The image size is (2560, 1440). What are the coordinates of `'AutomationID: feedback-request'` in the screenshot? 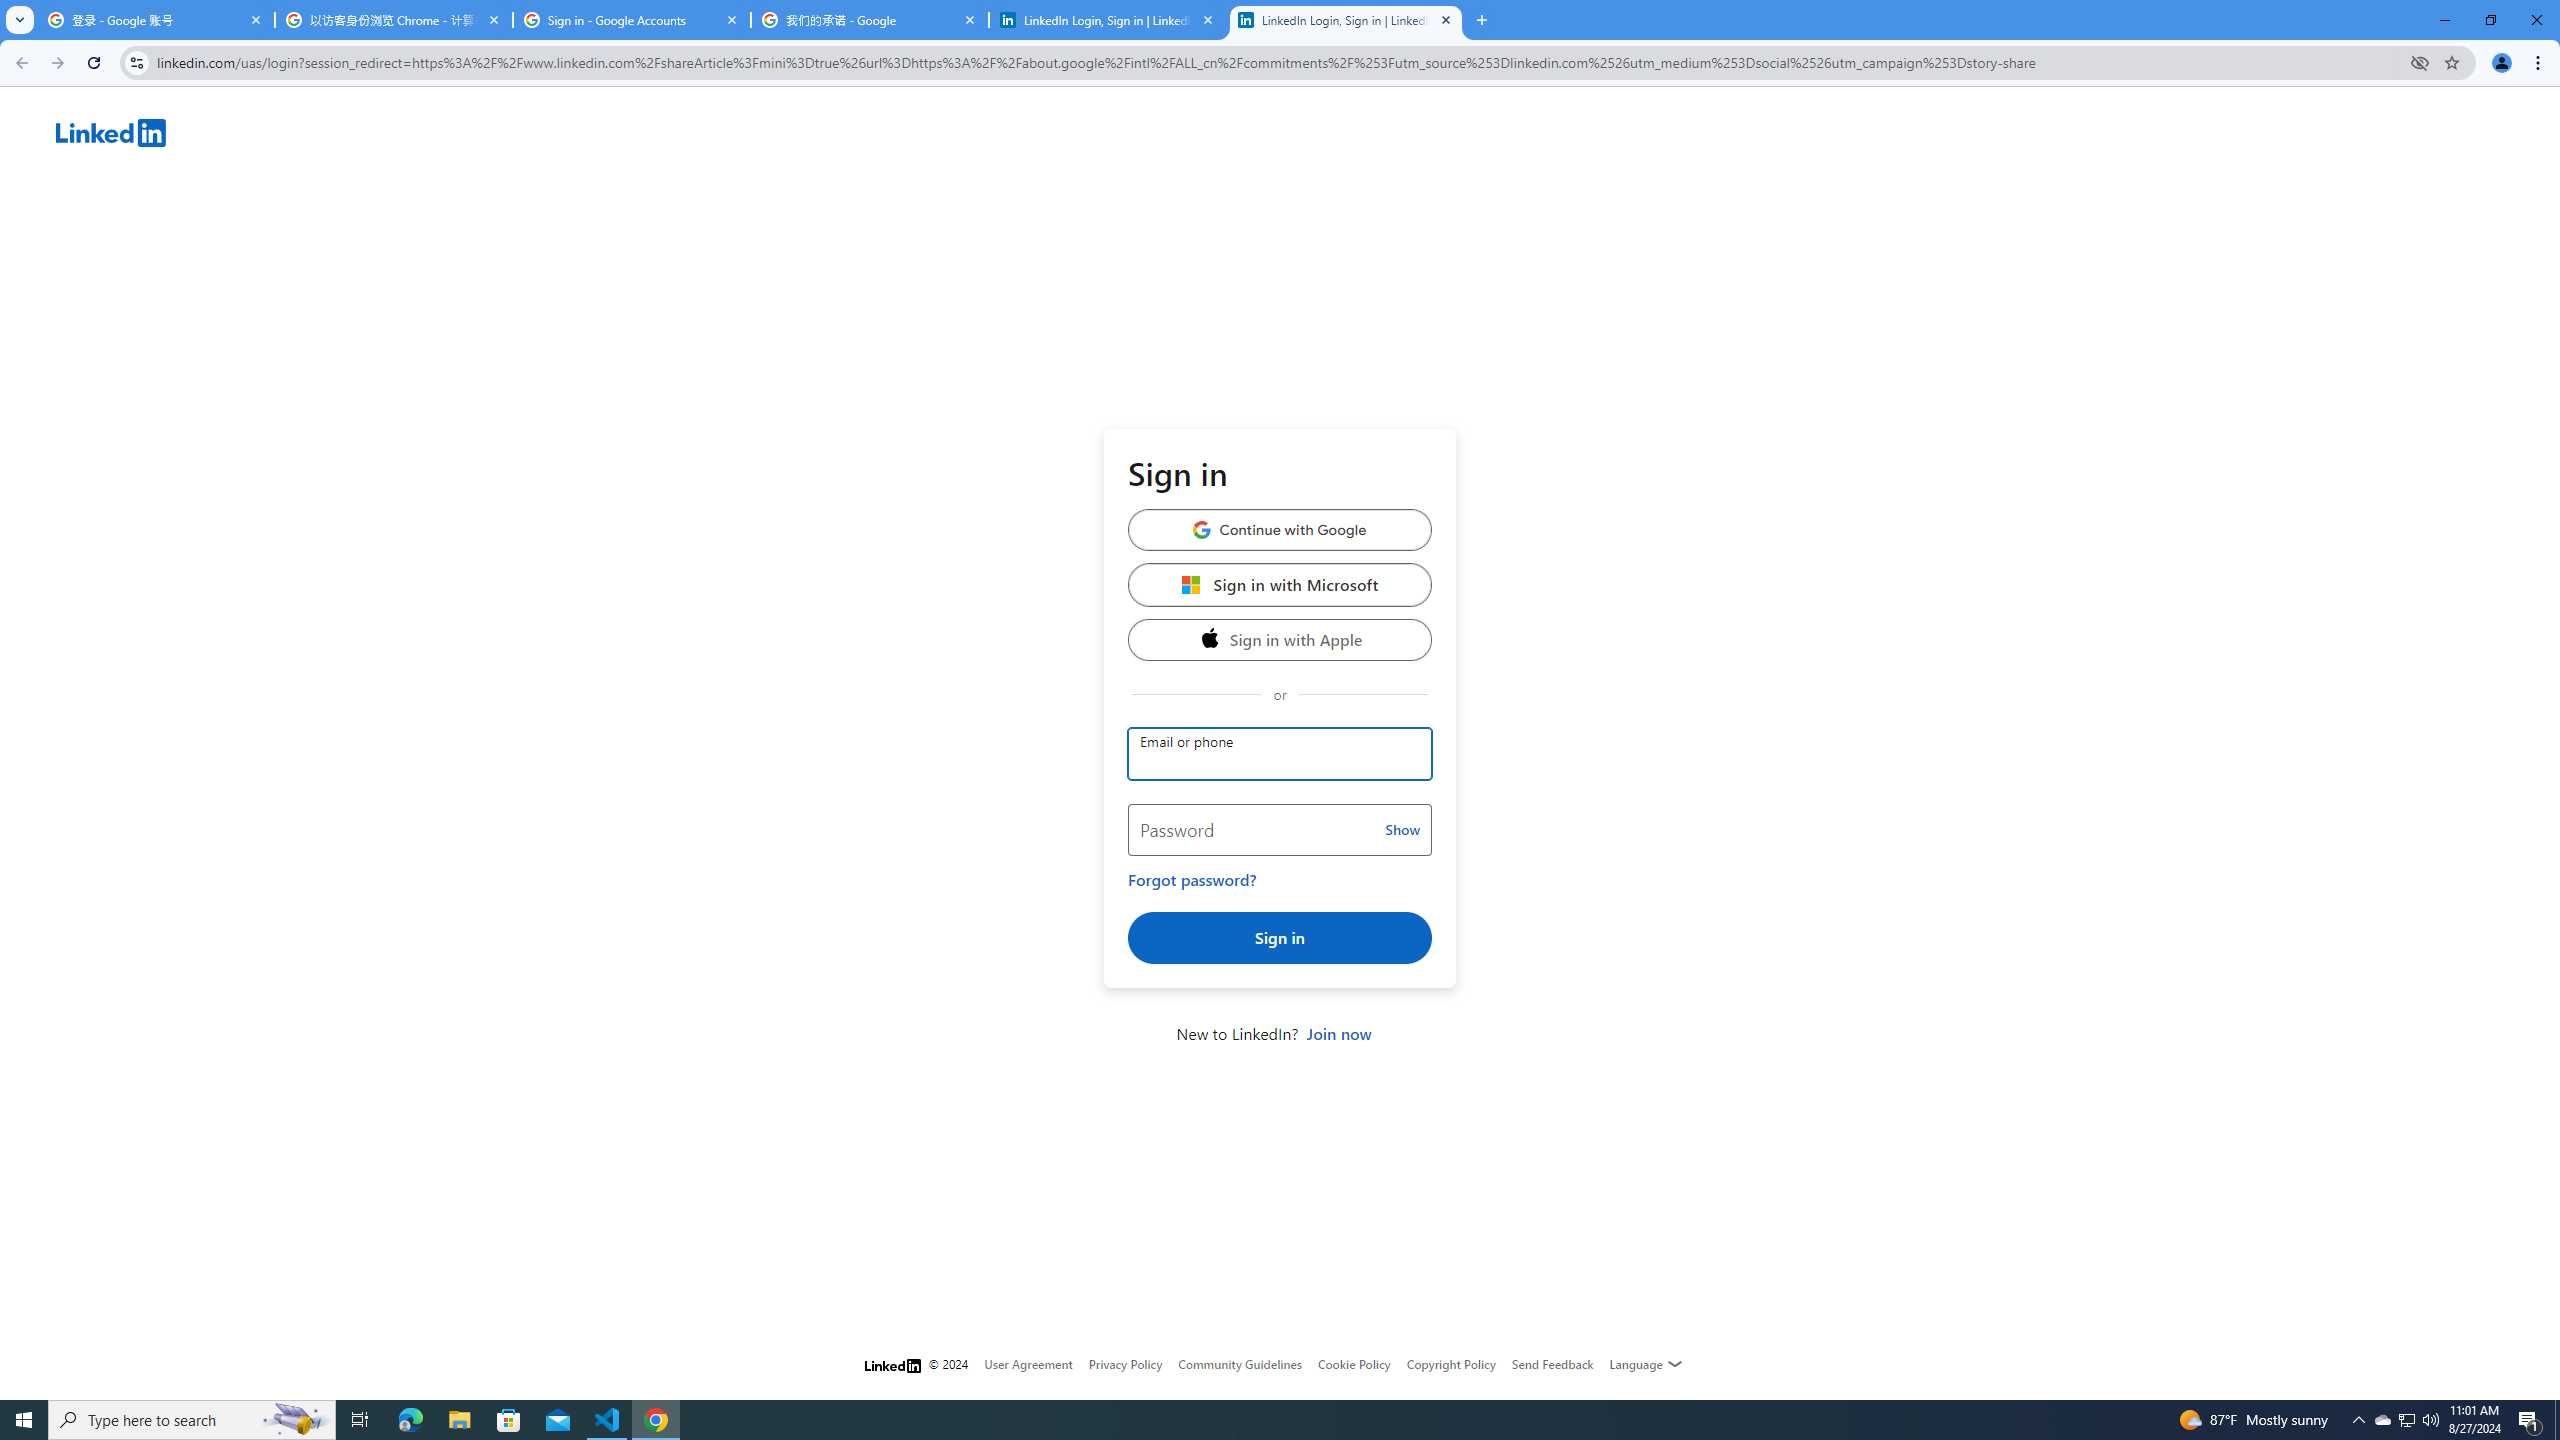 It's located at (1552, 1363).